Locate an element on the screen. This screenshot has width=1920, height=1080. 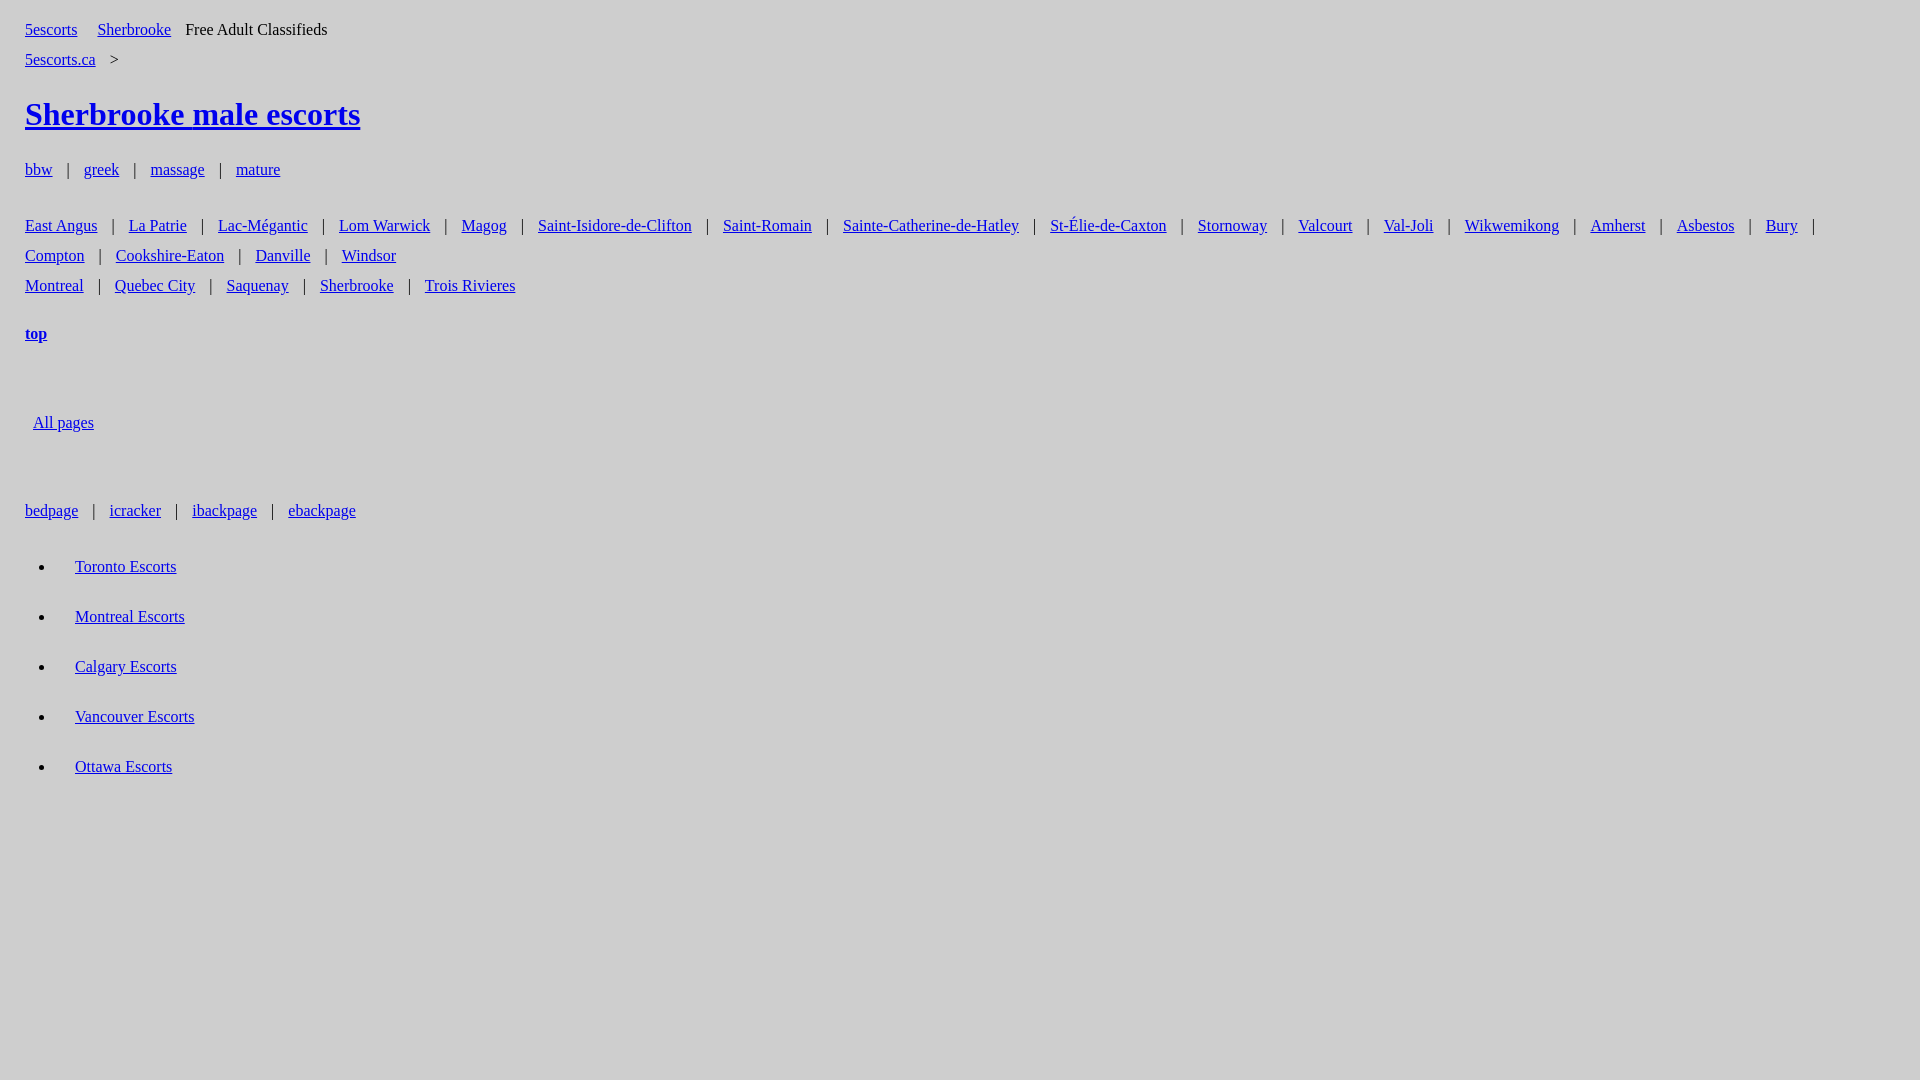
'Danville' is located at coordinates (281, 254).